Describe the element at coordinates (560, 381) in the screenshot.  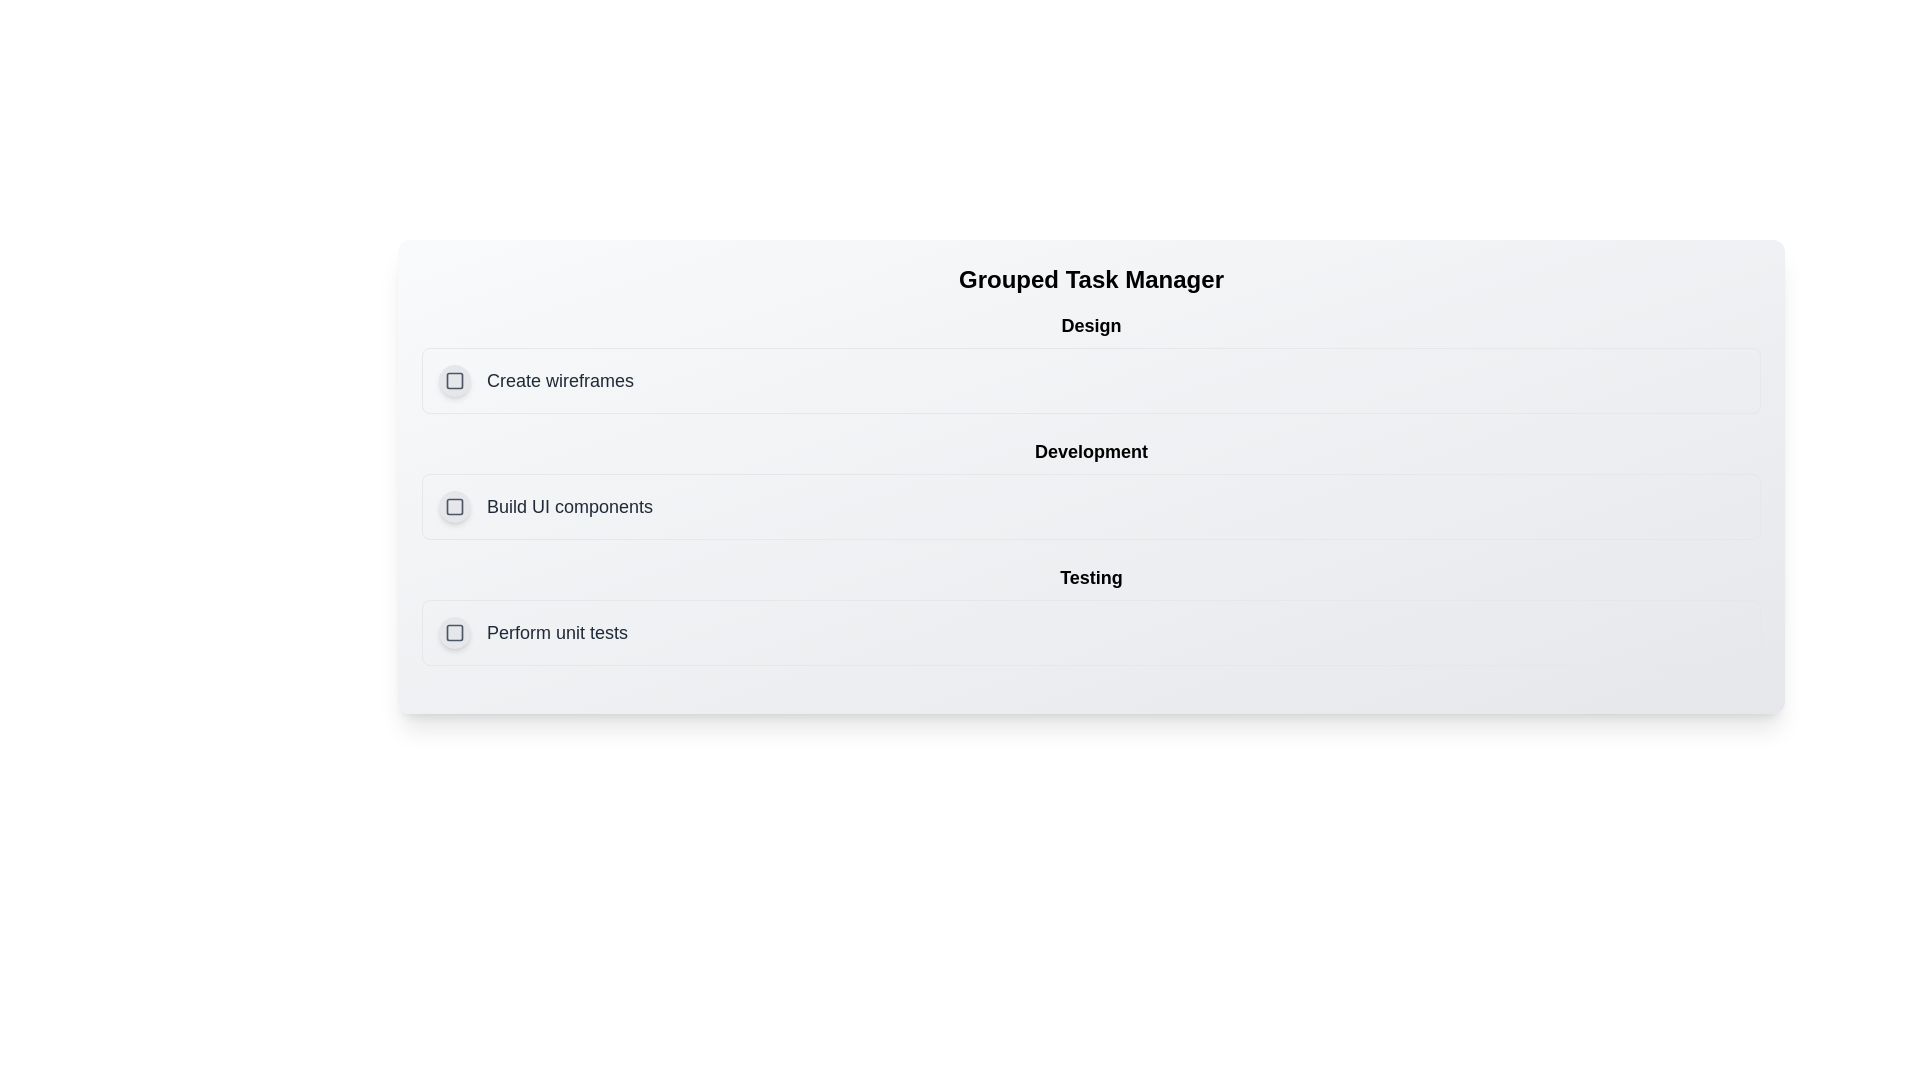
I see `the text label reading 'Create wireframes' styled in a larger font size and dark gray color, which is positioned under the 'Design' section next to the first checkbox in the vertical task list` at that location.